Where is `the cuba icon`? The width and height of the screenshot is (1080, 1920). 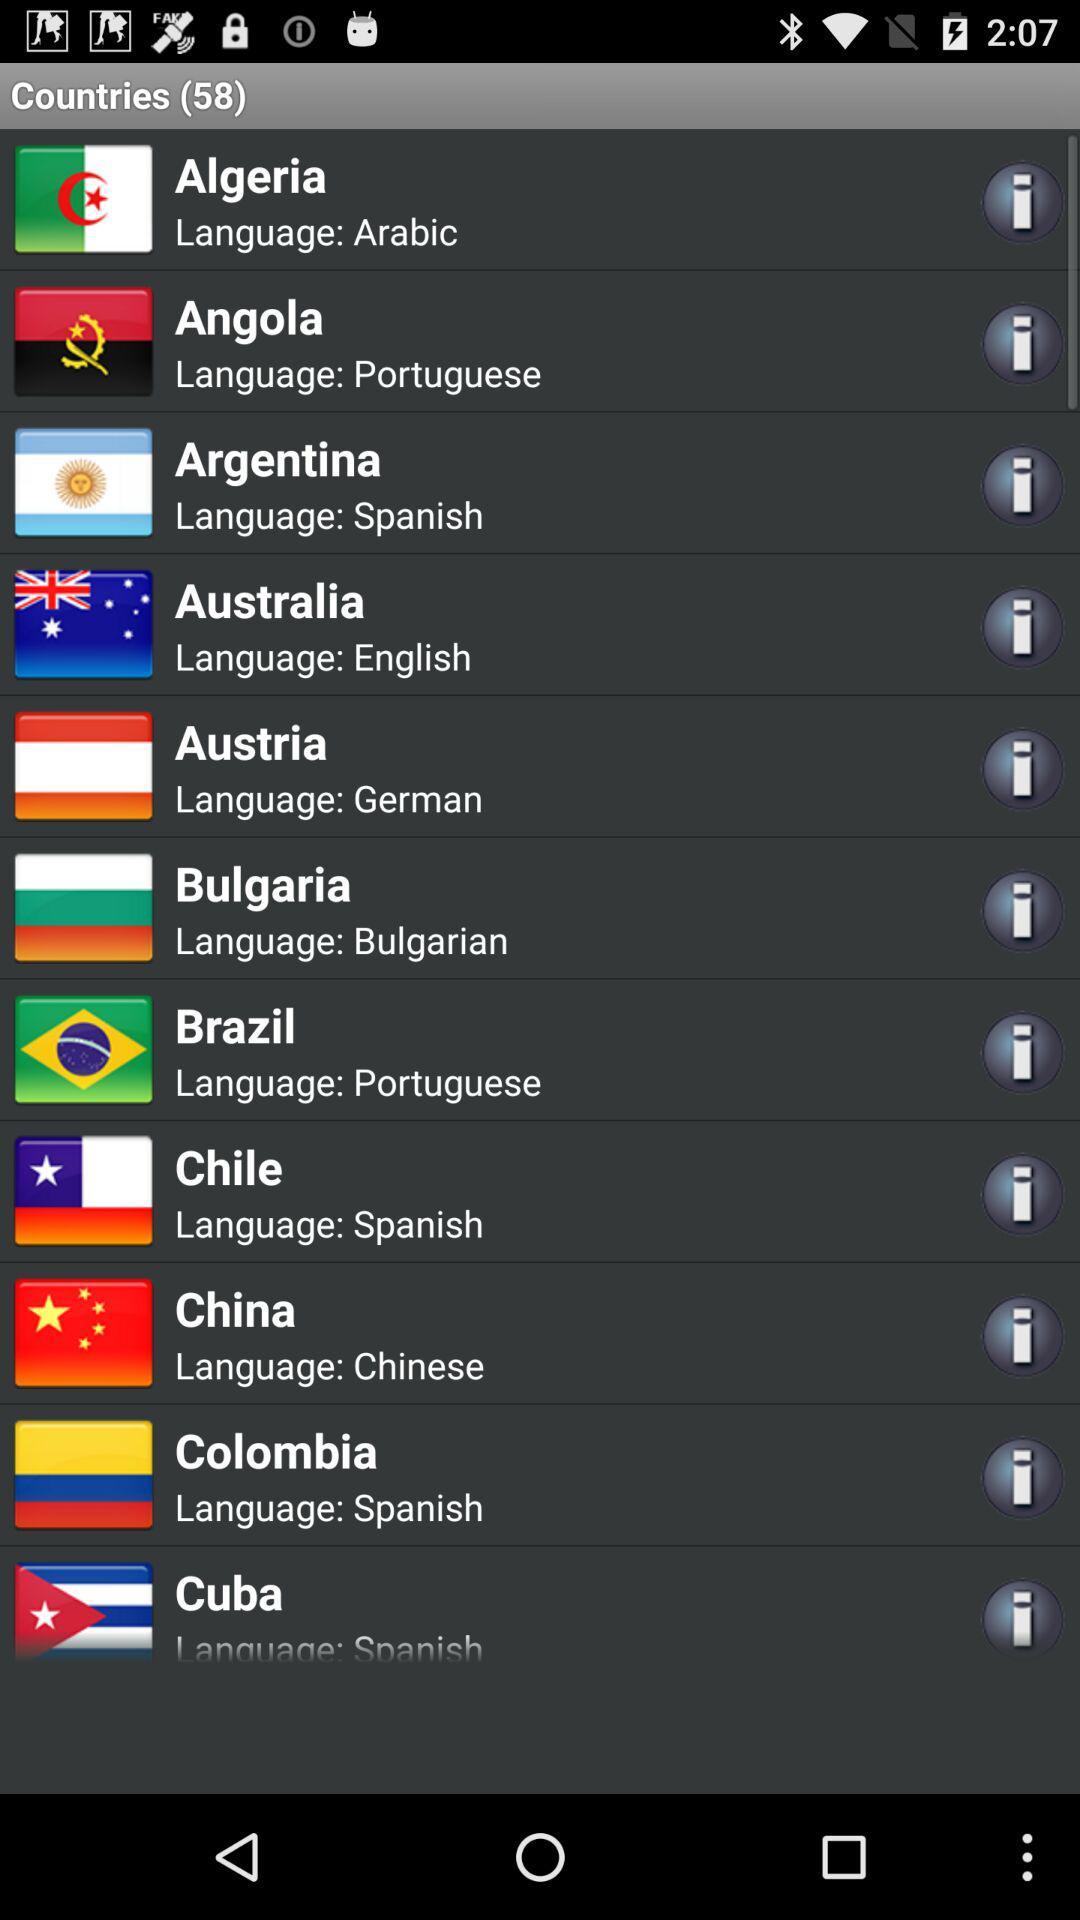
the cuba icon is located at coordinates (328, 1590).